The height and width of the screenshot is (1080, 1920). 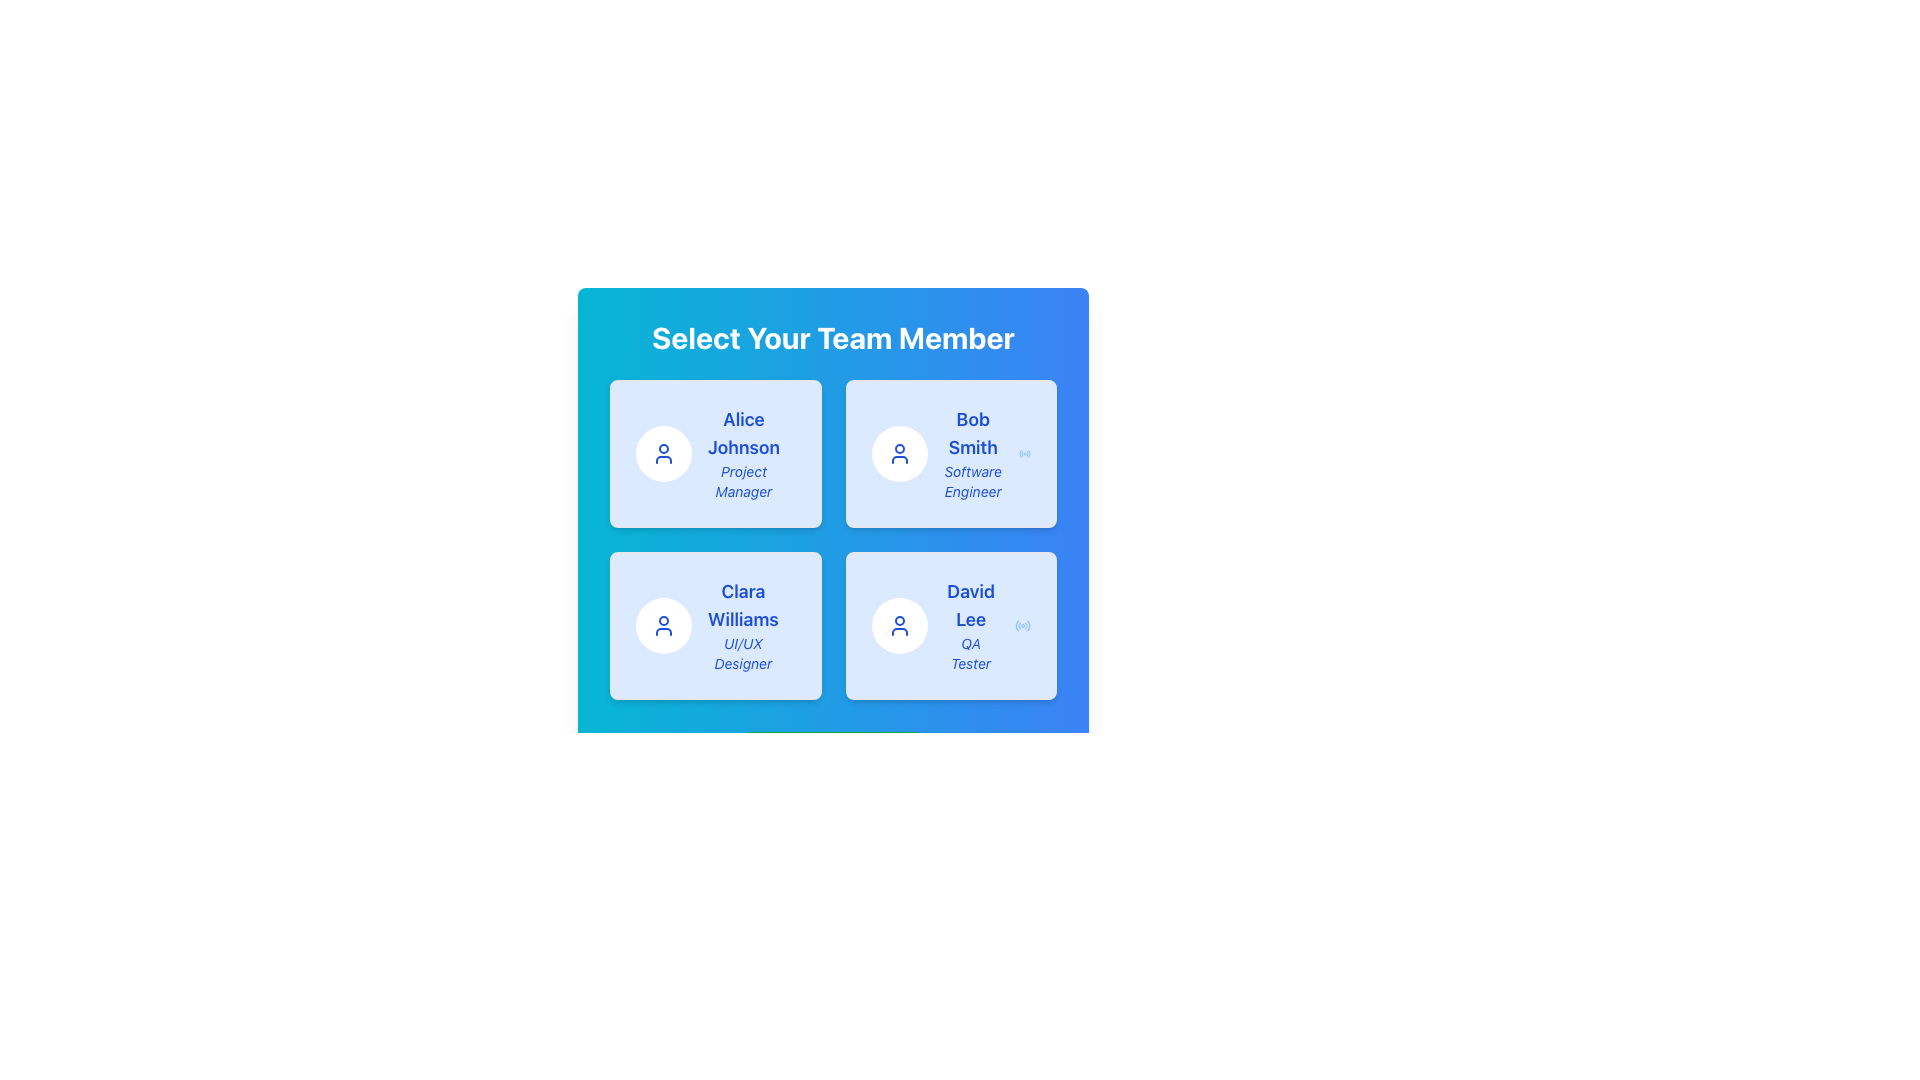 I want to click on text content displayed in the bottom-right card of the grid labeled 'Select Your Team Member', so click(x=971, y=624).